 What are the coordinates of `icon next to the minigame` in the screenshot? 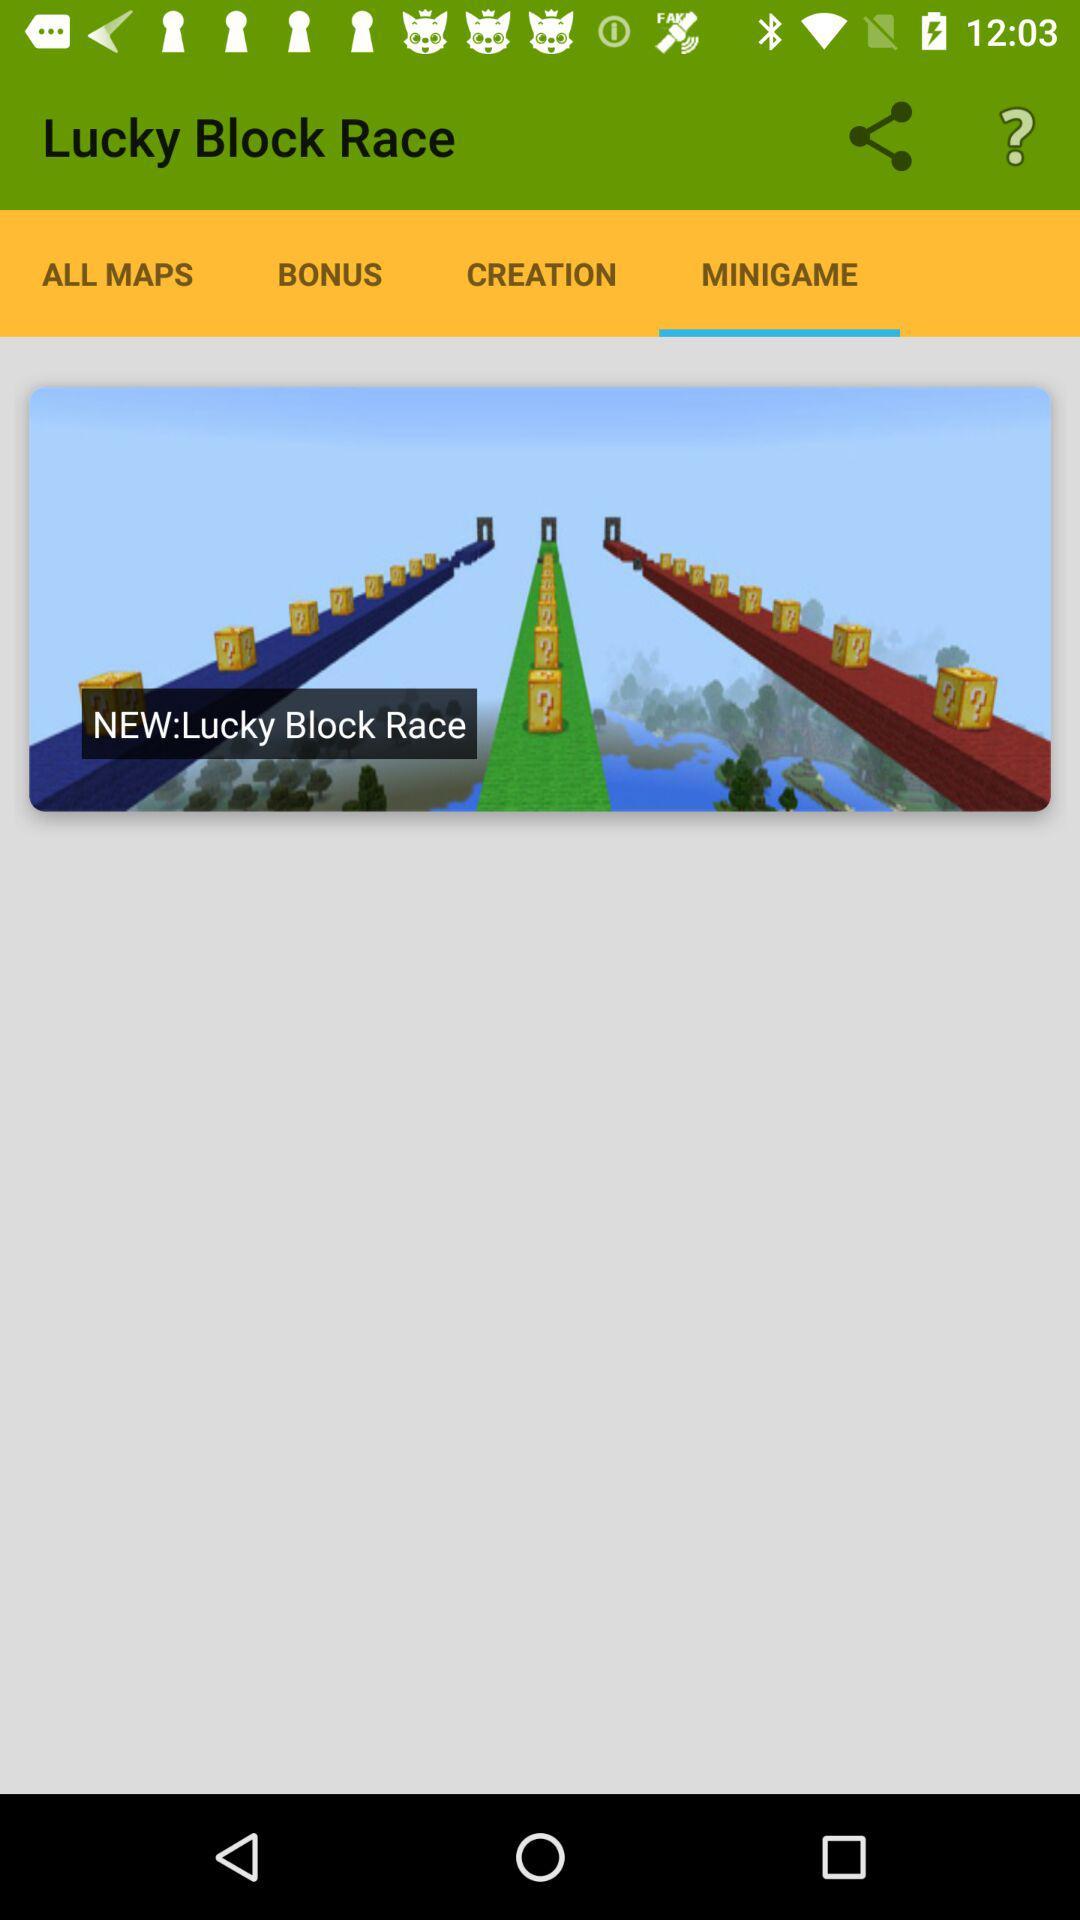 It's located at (541, 272).